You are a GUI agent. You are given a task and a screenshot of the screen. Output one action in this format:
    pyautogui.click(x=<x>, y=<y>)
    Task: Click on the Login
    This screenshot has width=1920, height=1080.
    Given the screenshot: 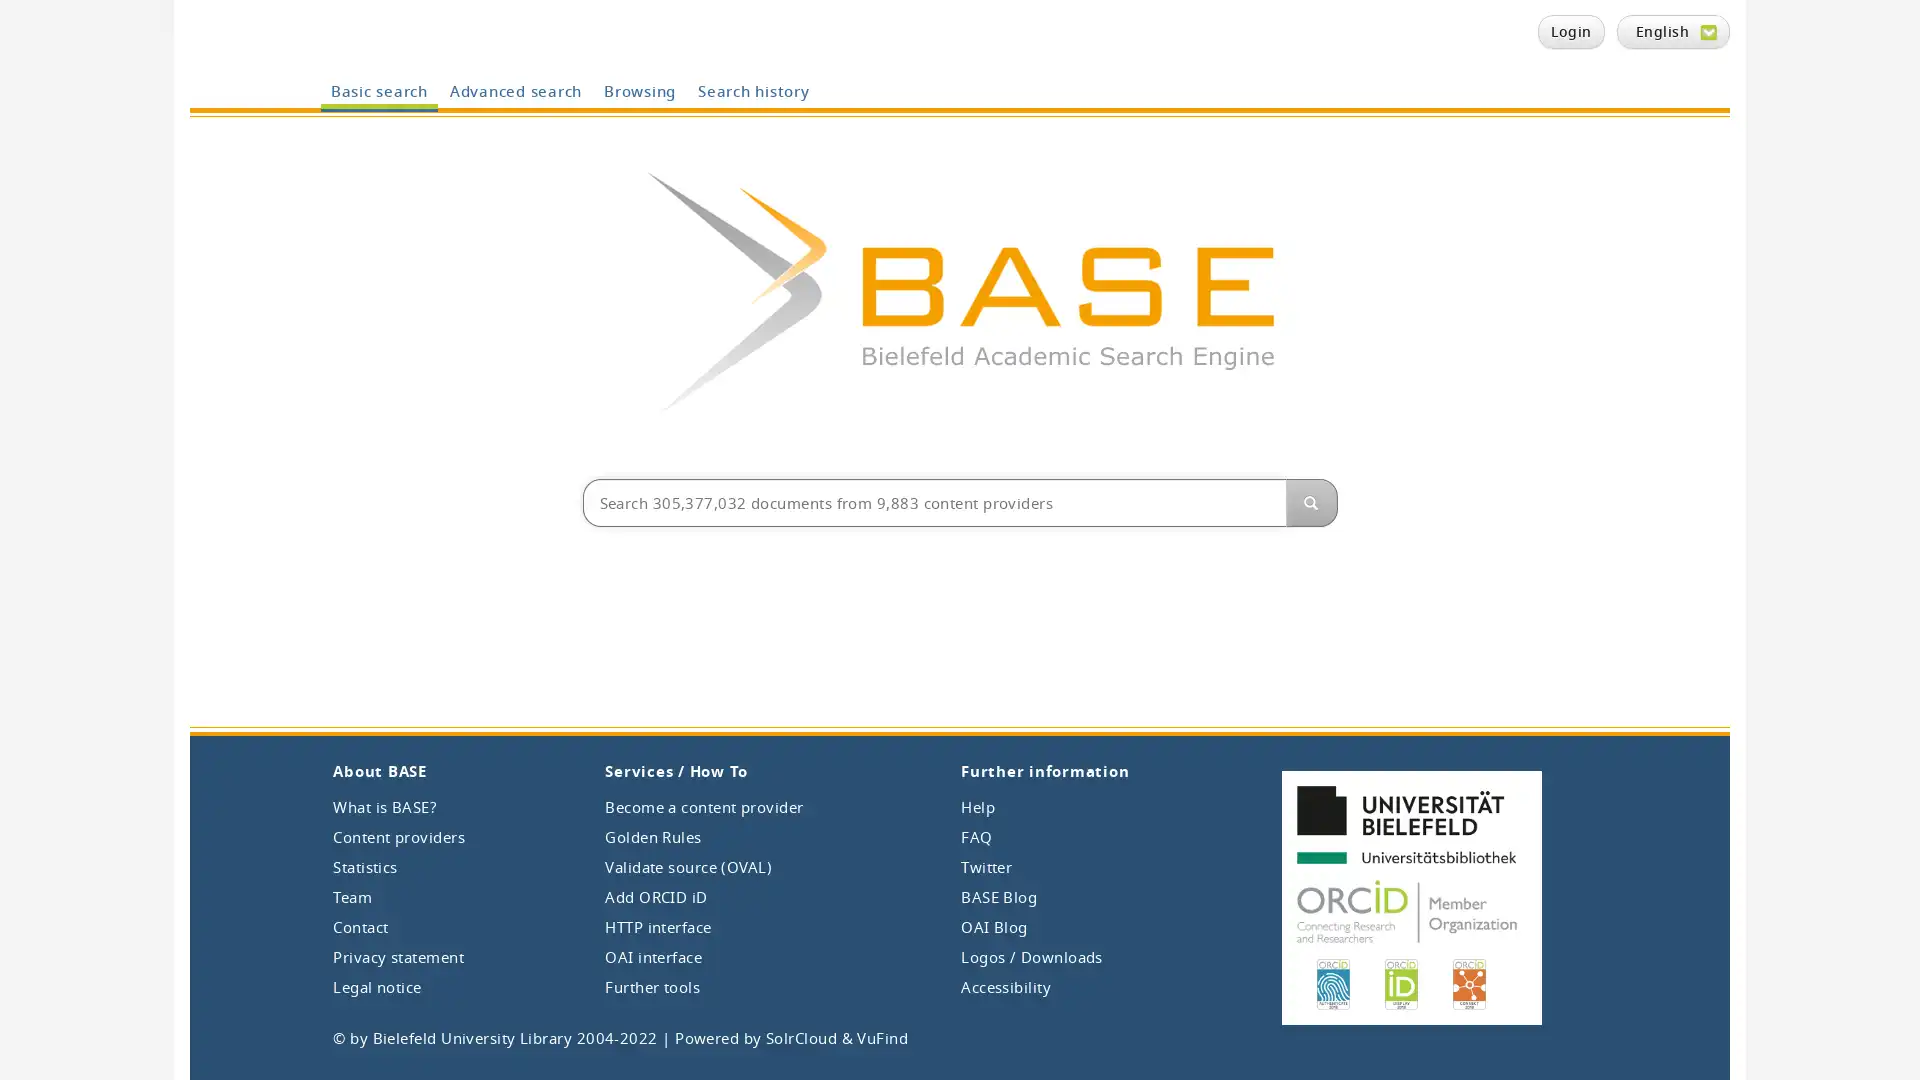 What is the action you would take?
    pyautogui.click(x=1569, y=31)
    